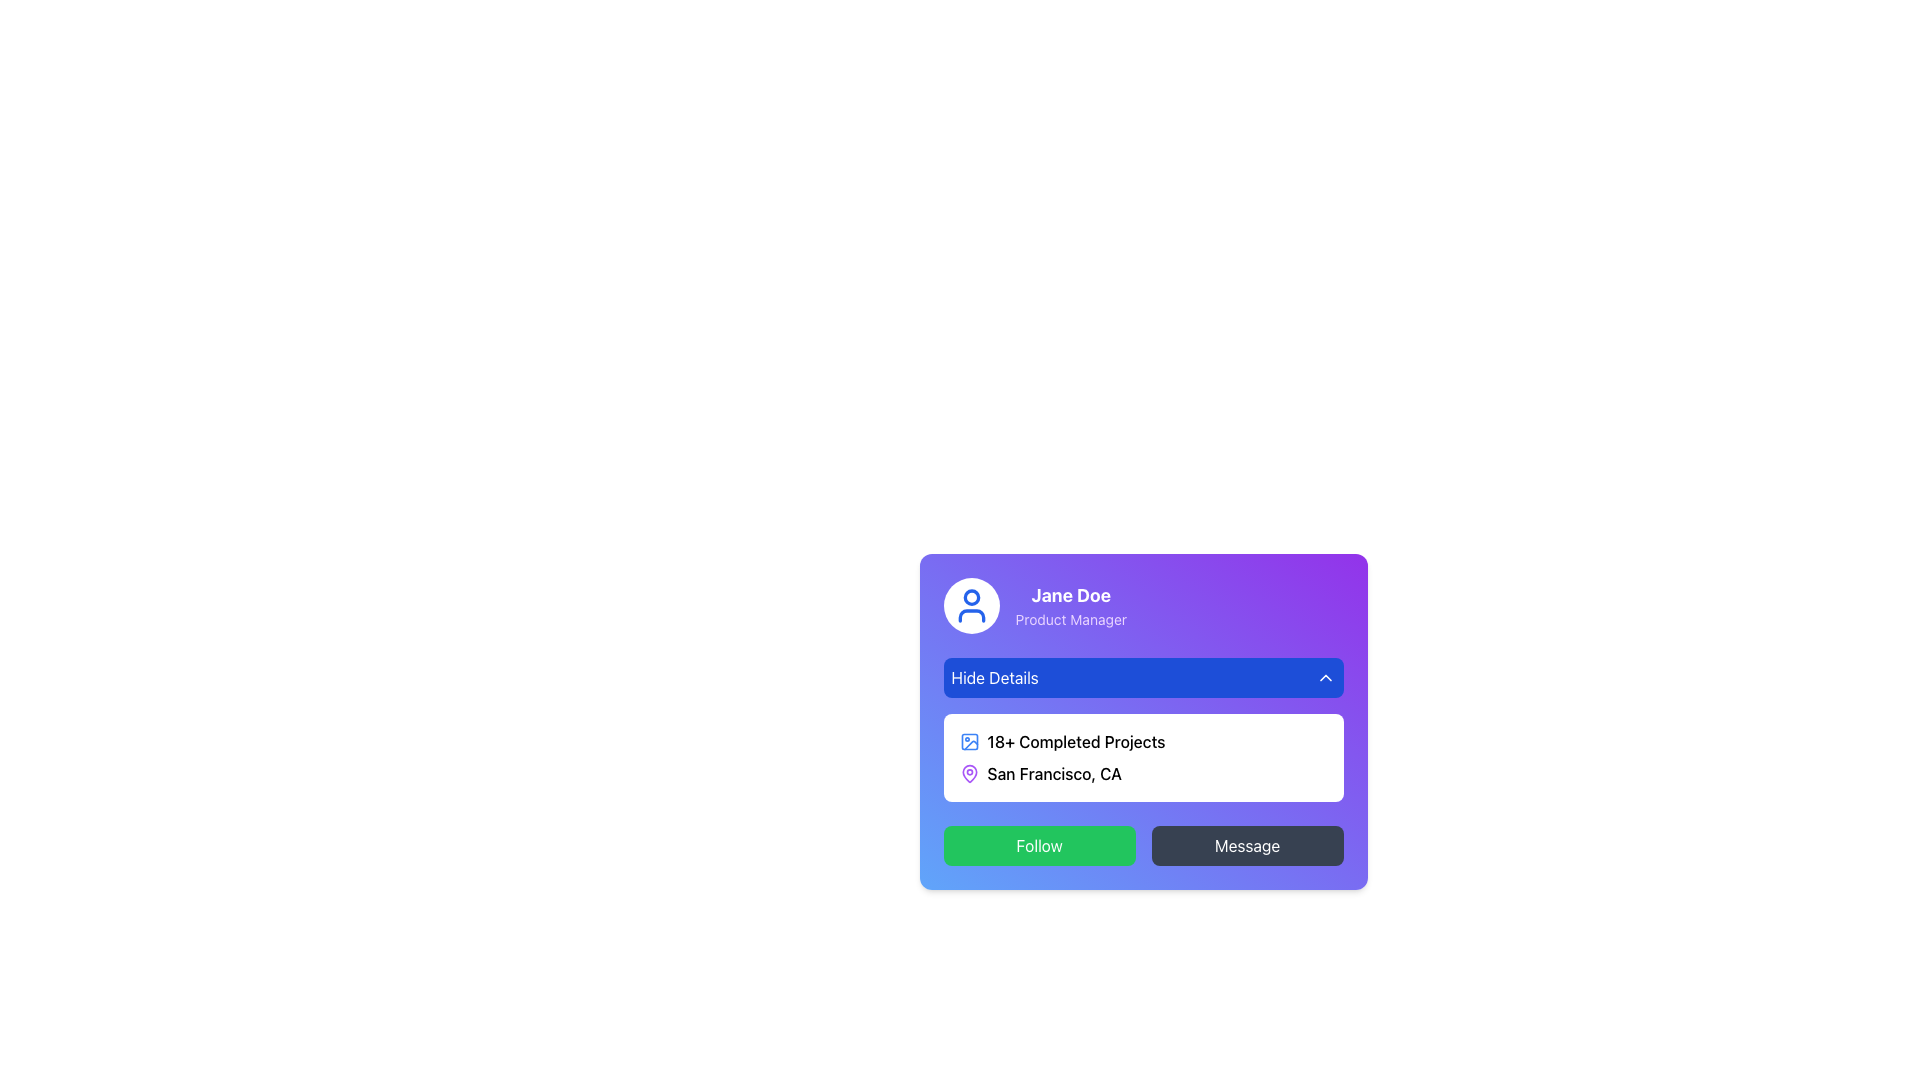 Image resolution: width=1920 pixels, height=1080 pixels. I want to click on the static text label displaying 'Product Manager' which is located below 'Jane Doe' in a card-like component, so click(1070, 619).